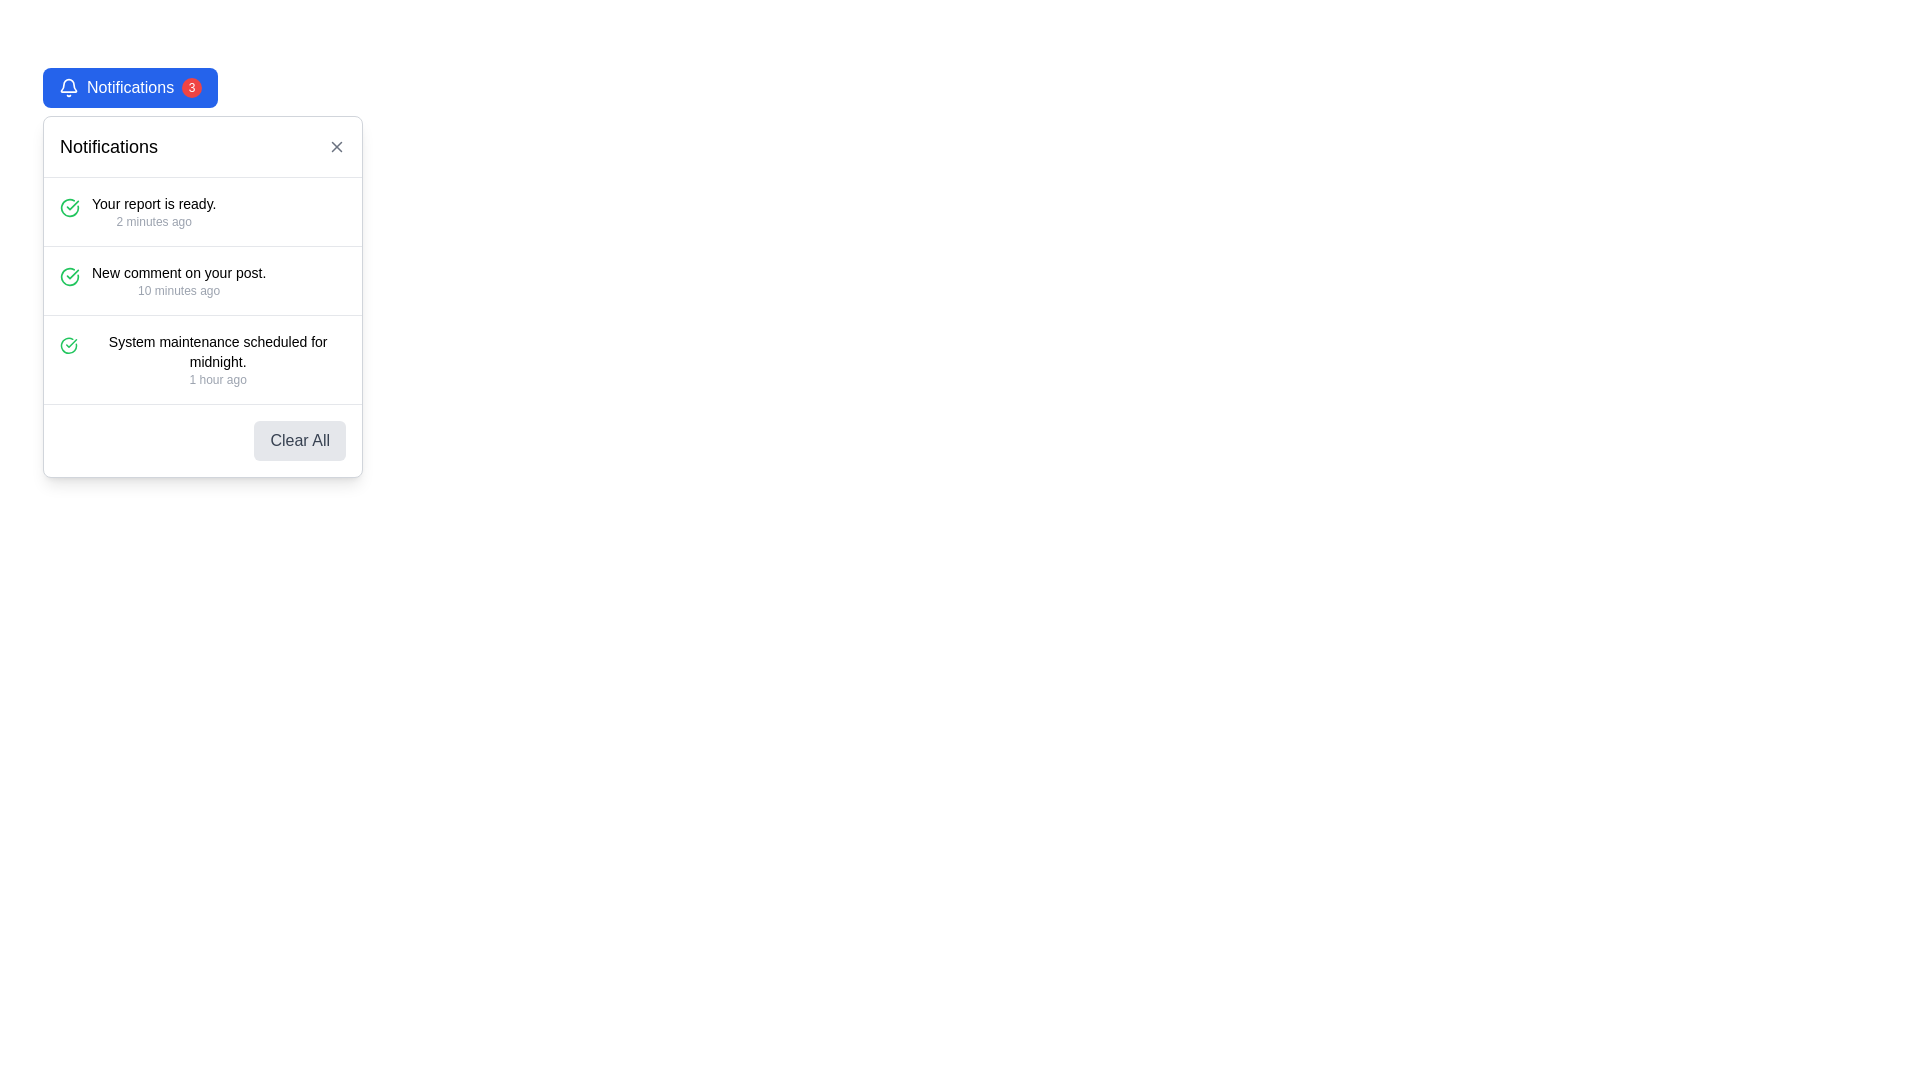  I want to click on the Notifications button with a blue background, white bell icon, and red badge showing '3' to trigger the tooltip, so click(129, 87).